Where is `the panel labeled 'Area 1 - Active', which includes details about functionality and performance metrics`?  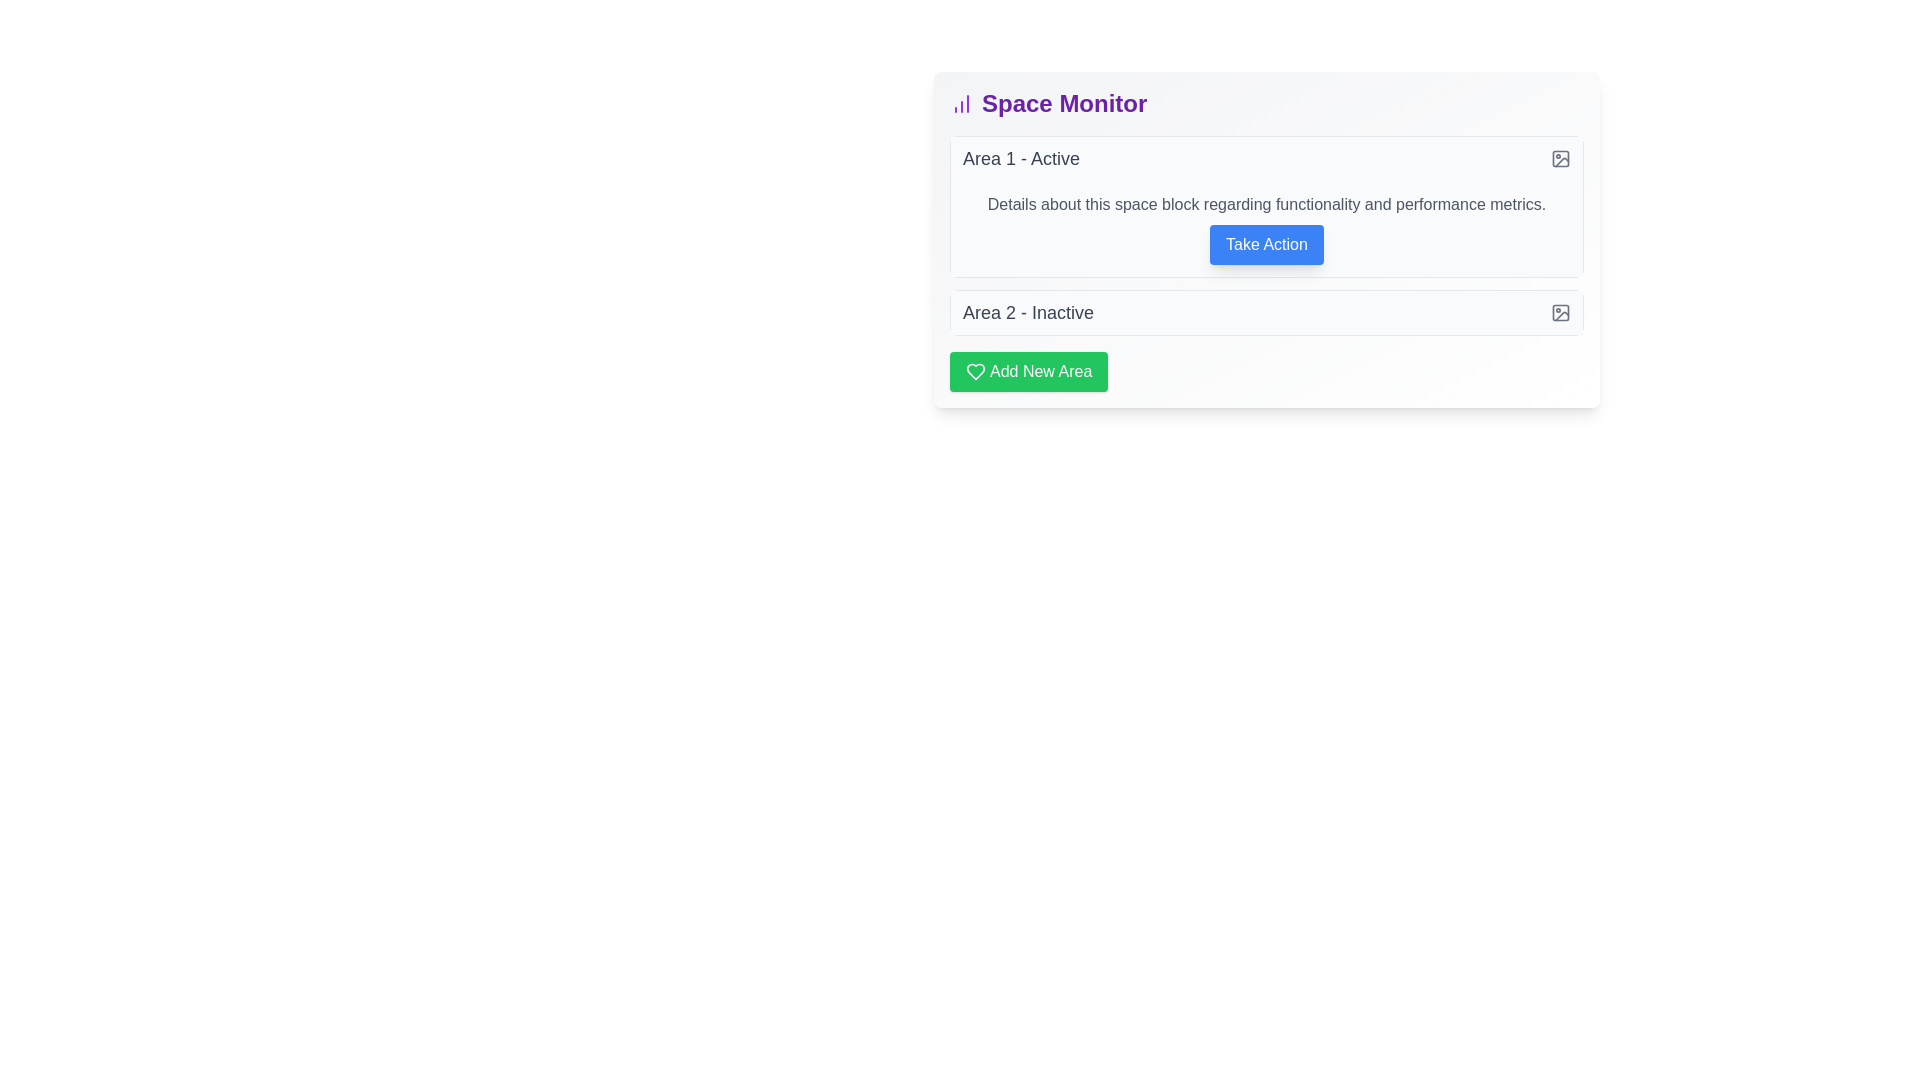 the panel labeled 'Area 1 - Active', which includes details about functionality and performance metrics is located at coordinates (1266, 207).